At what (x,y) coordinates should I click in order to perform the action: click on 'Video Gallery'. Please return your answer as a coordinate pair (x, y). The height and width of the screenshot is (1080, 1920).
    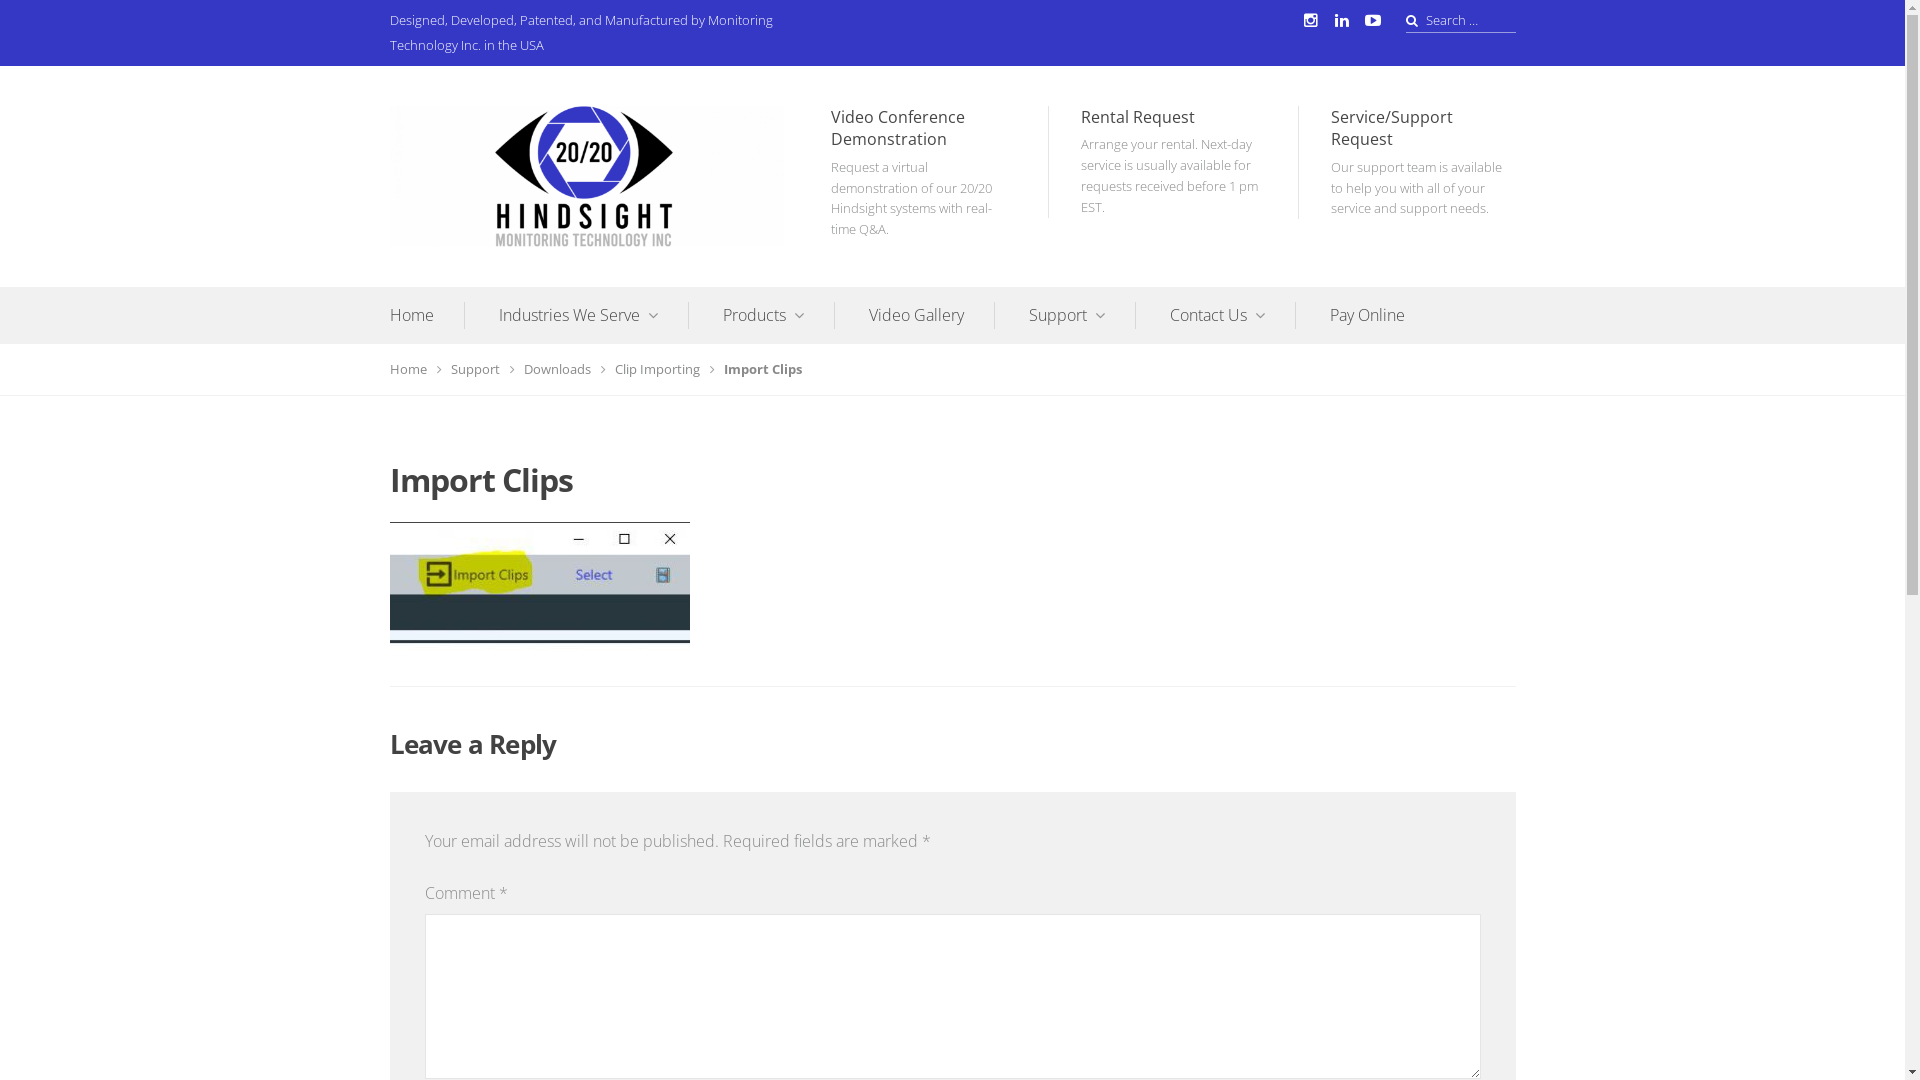
    Looking at the image, I should click on (868, 315).